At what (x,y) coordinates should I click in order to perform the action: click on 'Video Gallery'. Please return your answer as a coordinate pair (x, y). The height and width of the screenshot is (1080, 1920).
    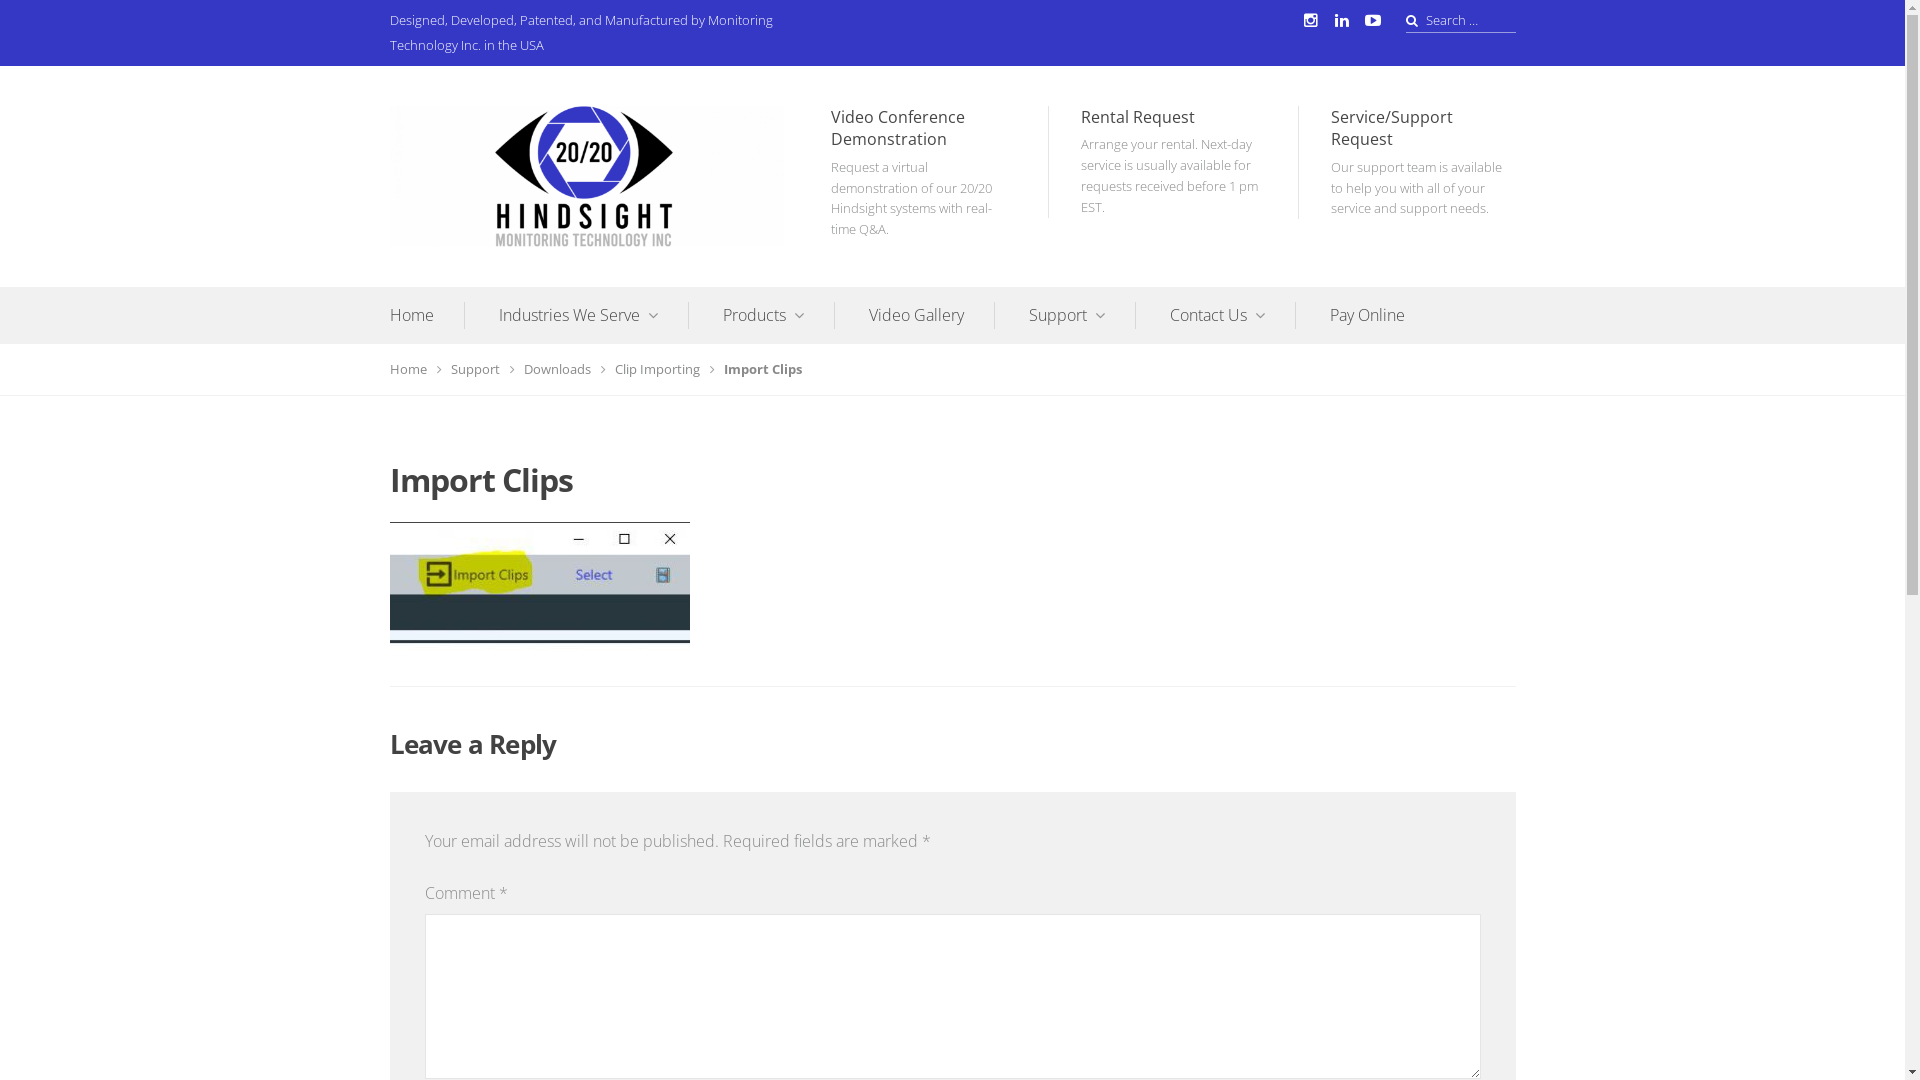
    Looking at the image, I should click on (868, 315).